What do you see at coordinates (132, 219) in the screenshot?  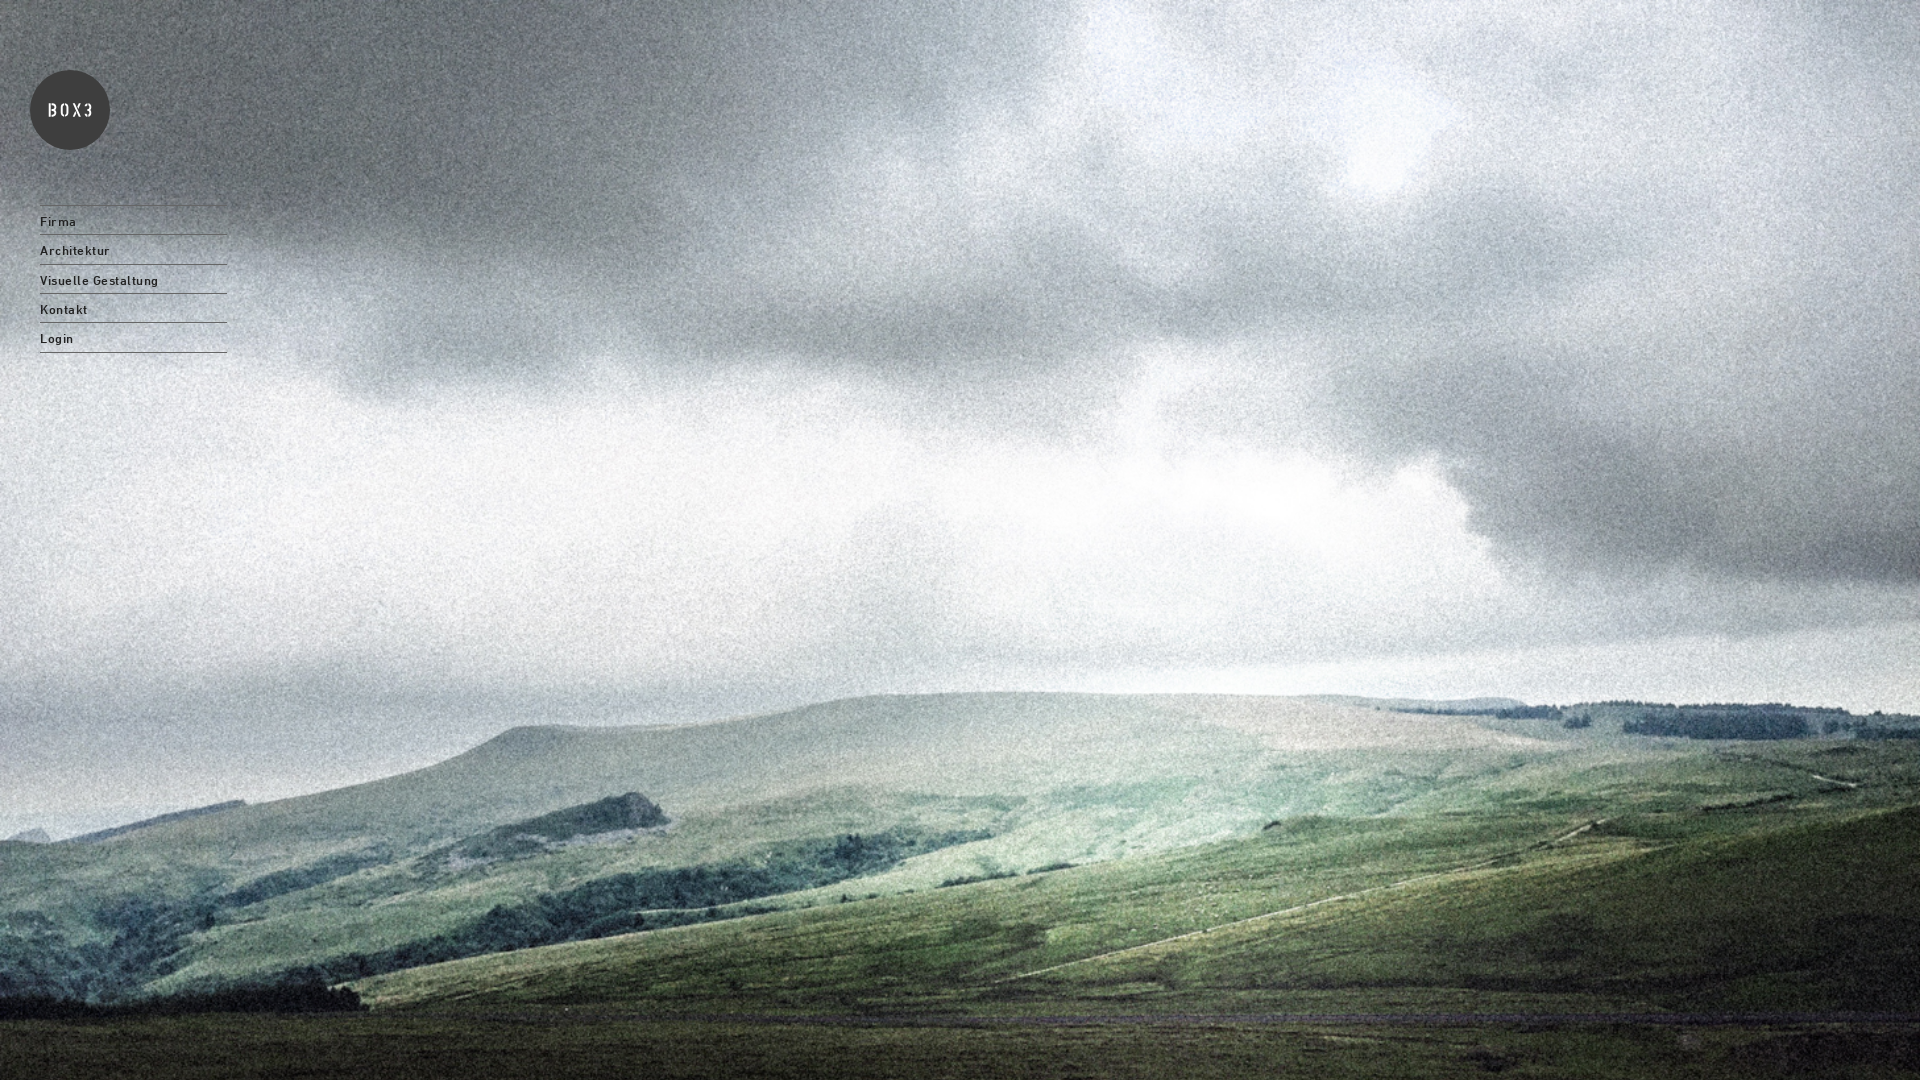 I see `'Firma'` at bounding box center [132, 219].